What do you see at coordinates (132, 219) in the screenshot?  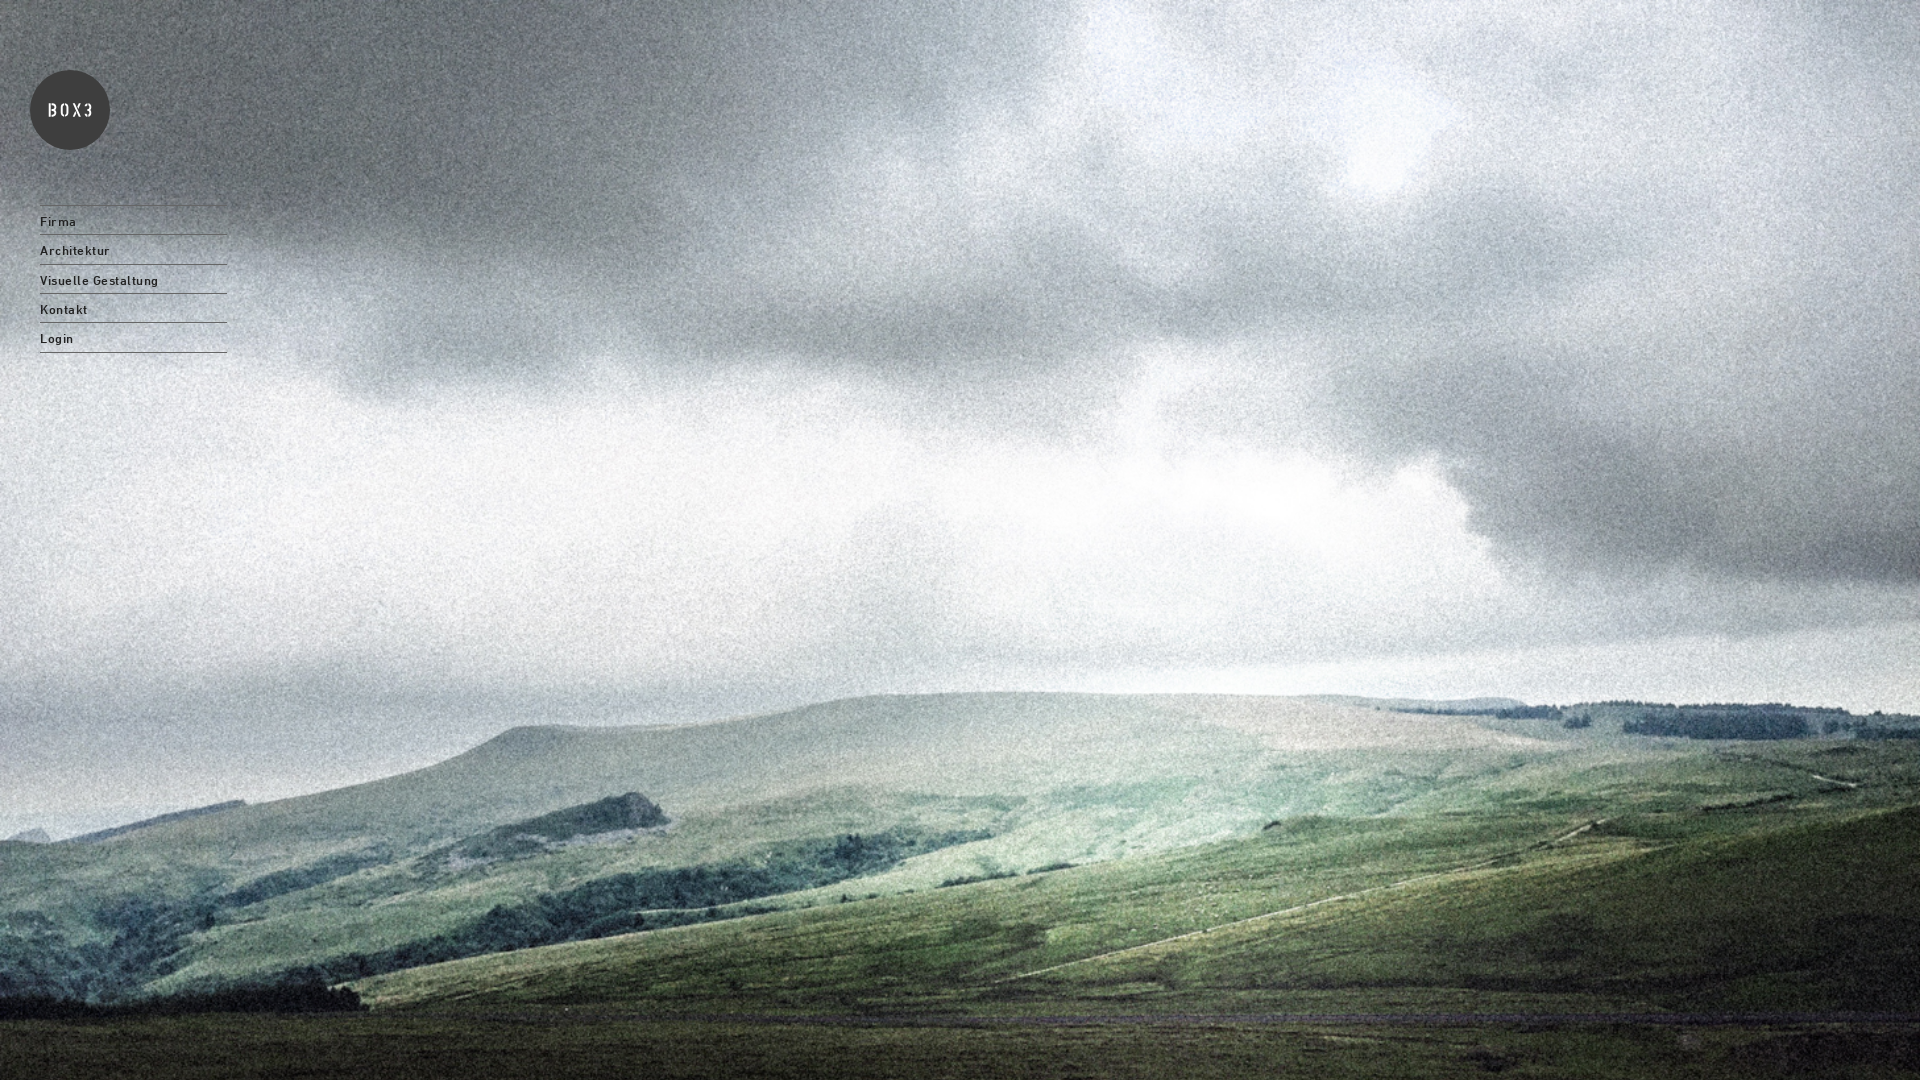 I see `'Firma'` at bounding box center [132, 219].